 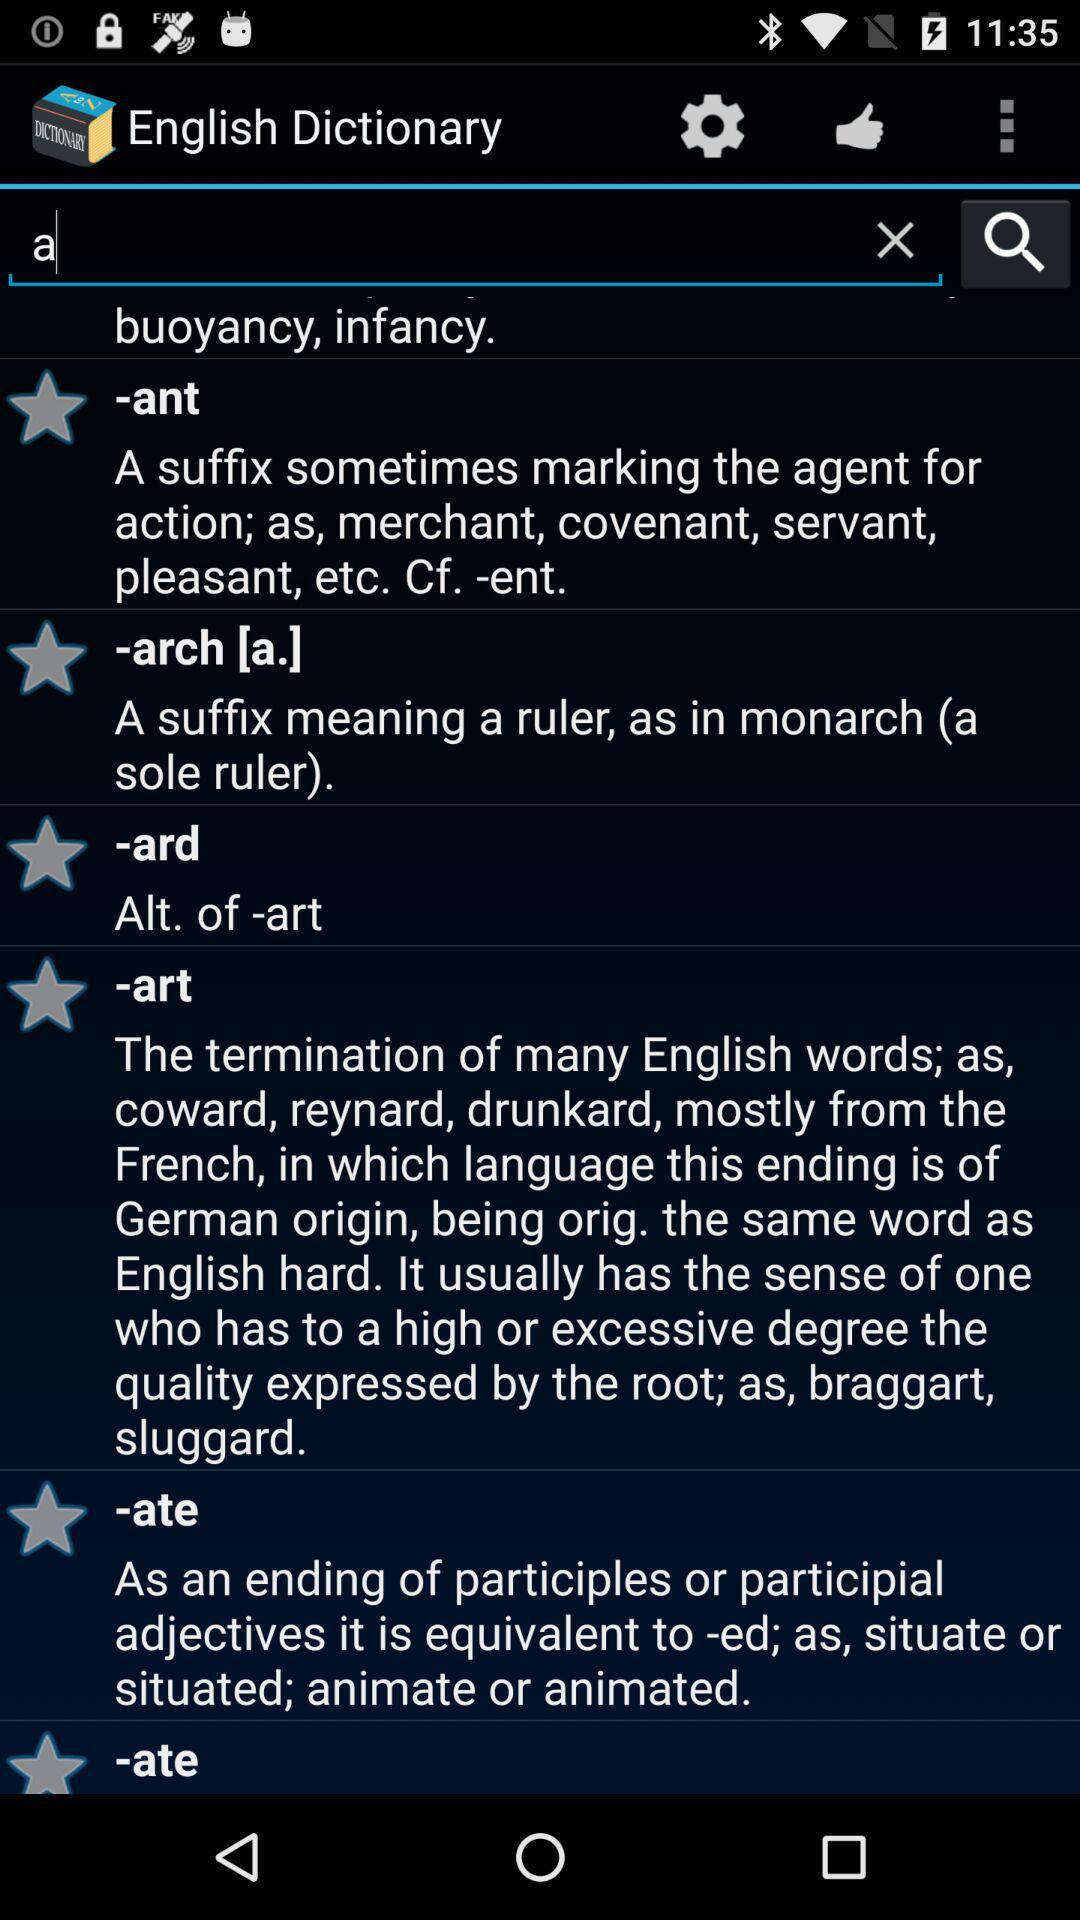 I want to click on icon below as an ending item, so click(x=53, y=1756).